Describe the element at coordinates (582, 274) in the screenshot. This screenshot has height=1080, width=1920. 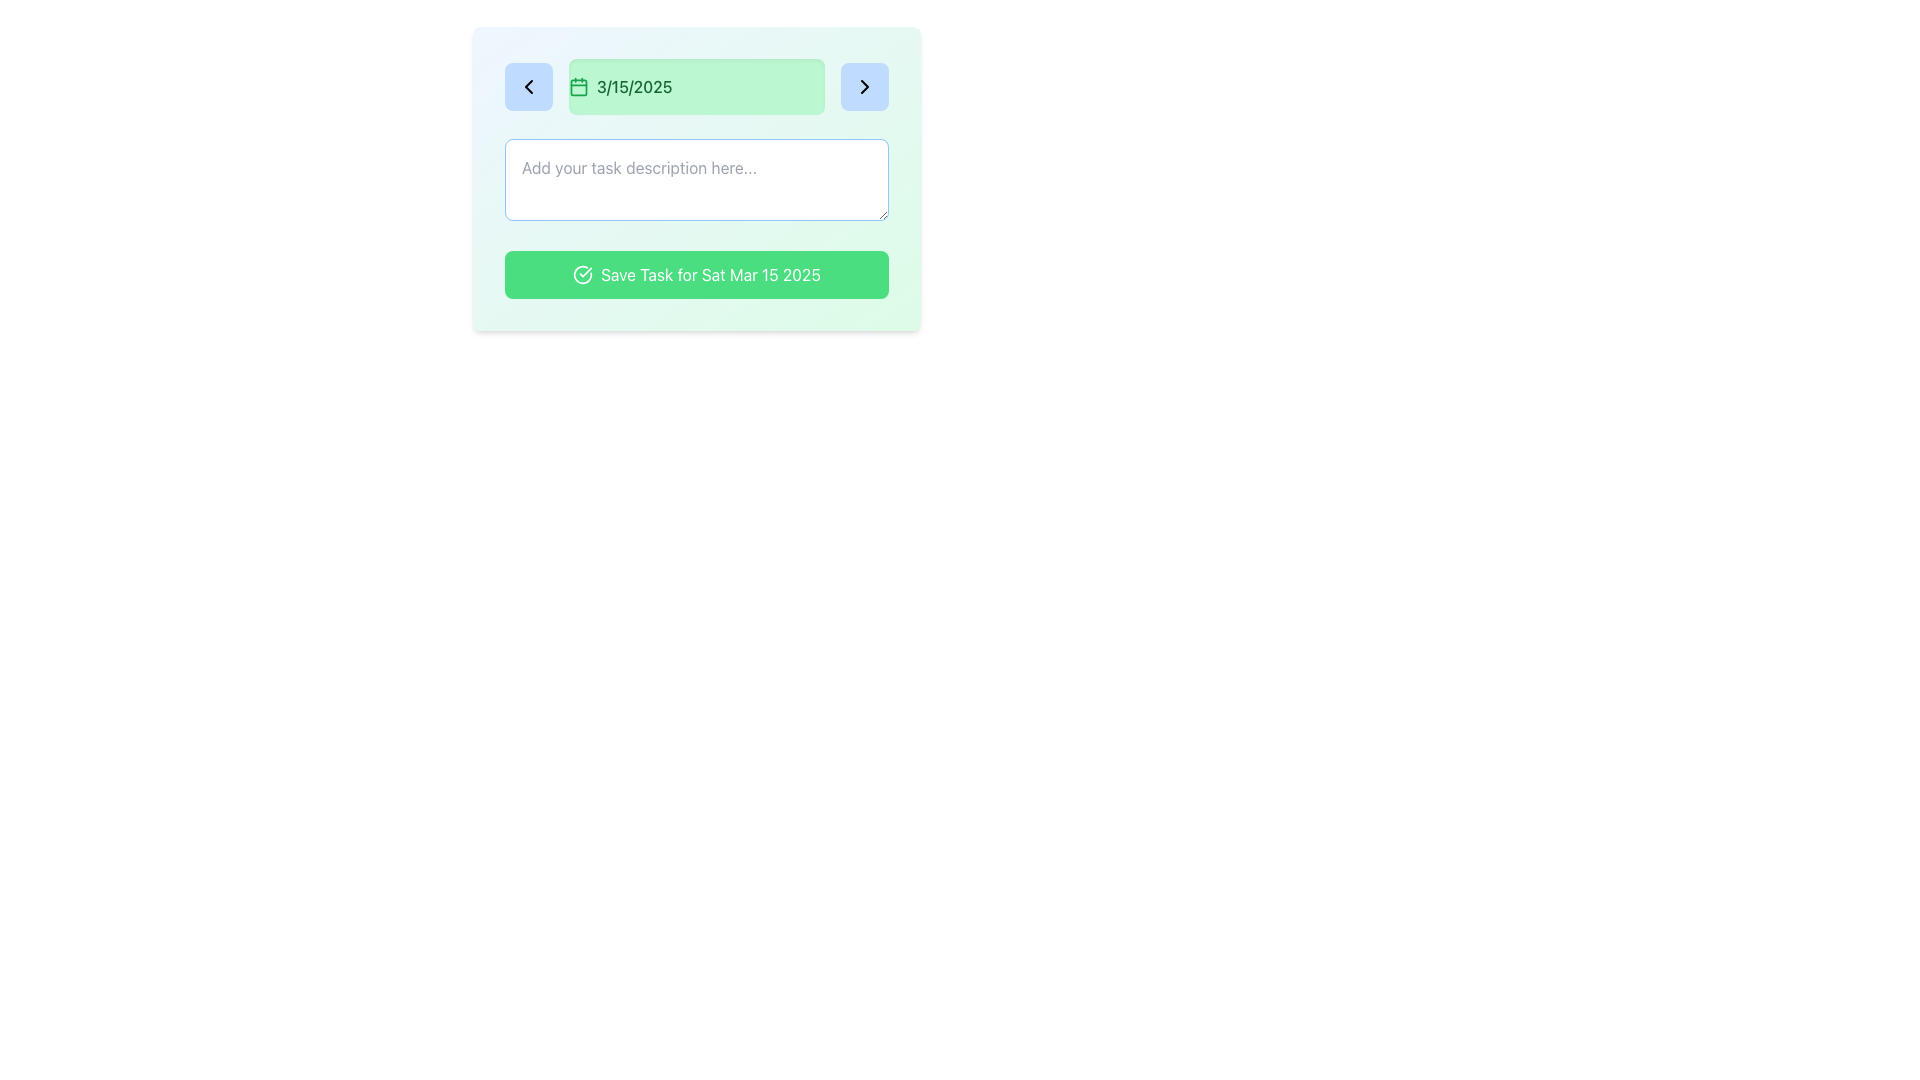
I see `the upper segment of the circular checkmark icon within the 'Save Task' button, located to the left of the text` at that location.